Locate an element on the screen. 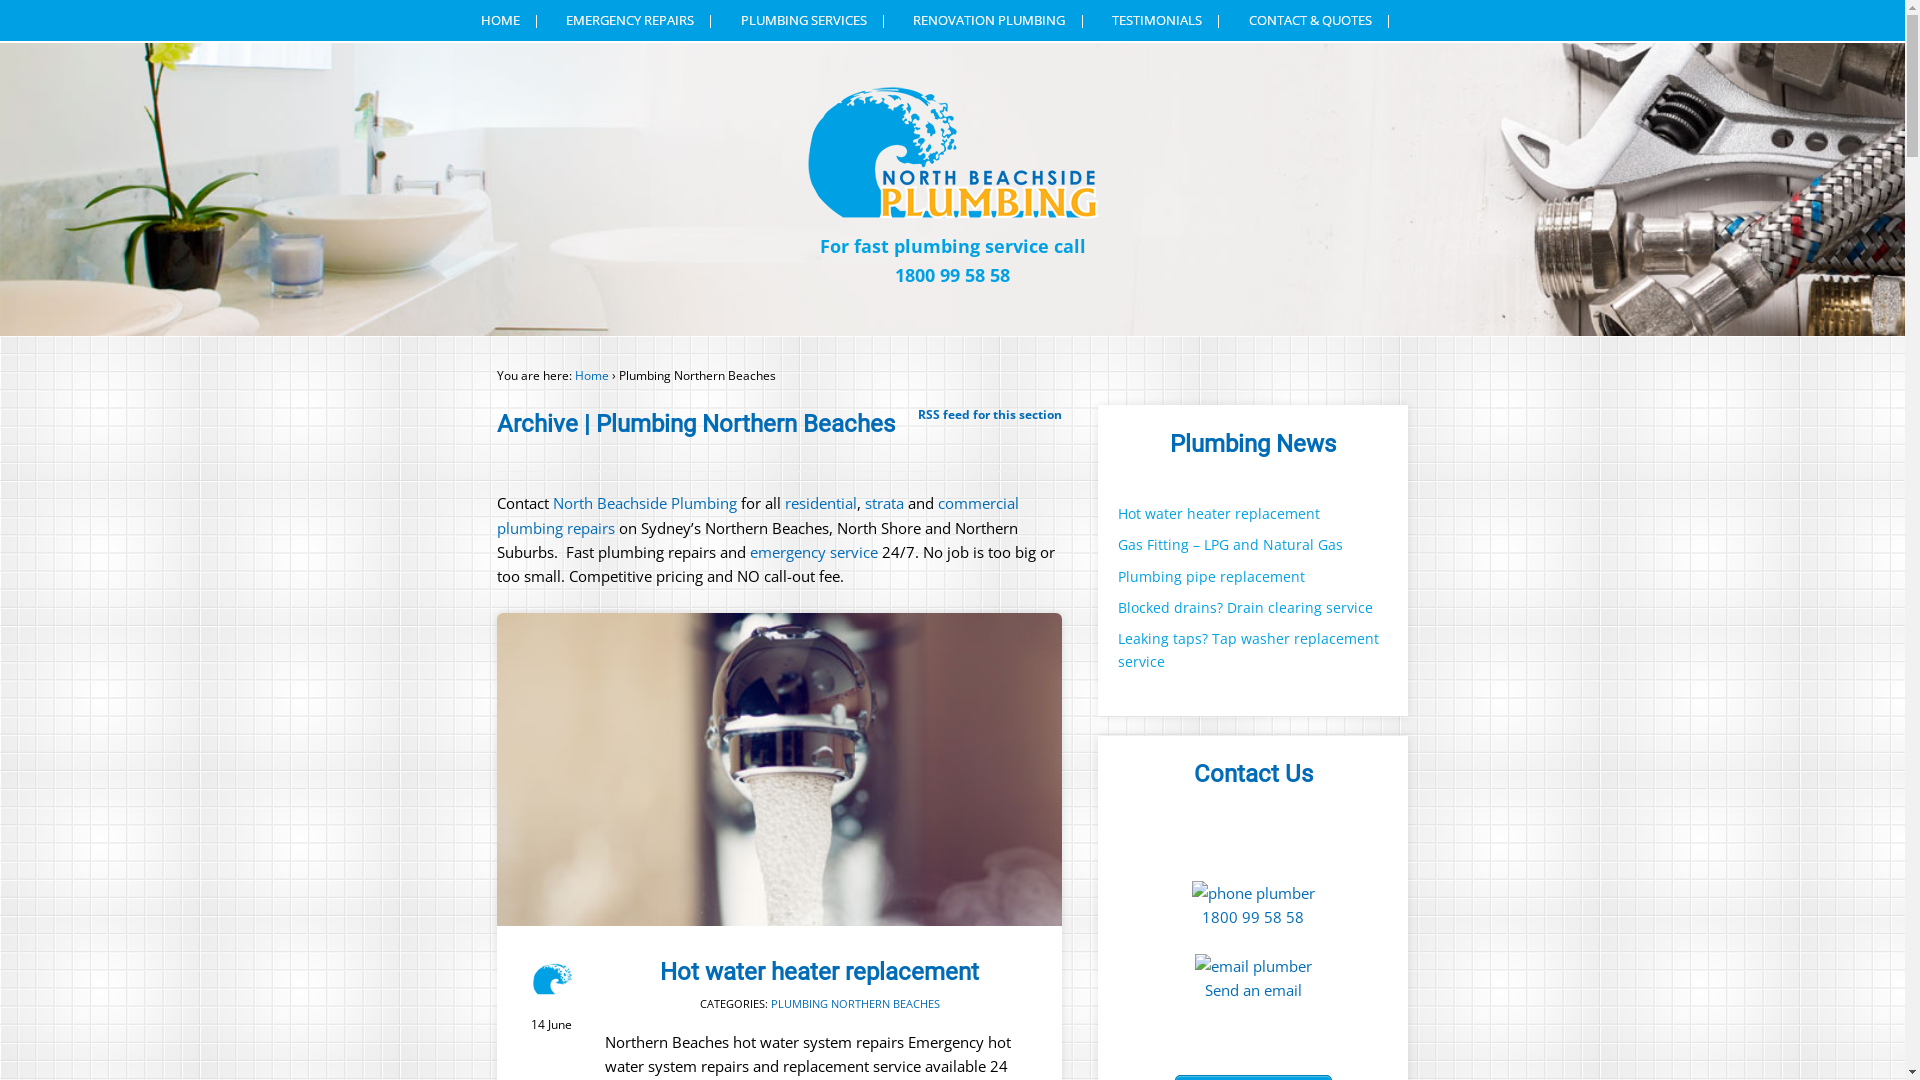  'RENOVATION PLUMBING' is located at coordinates (999, 20).